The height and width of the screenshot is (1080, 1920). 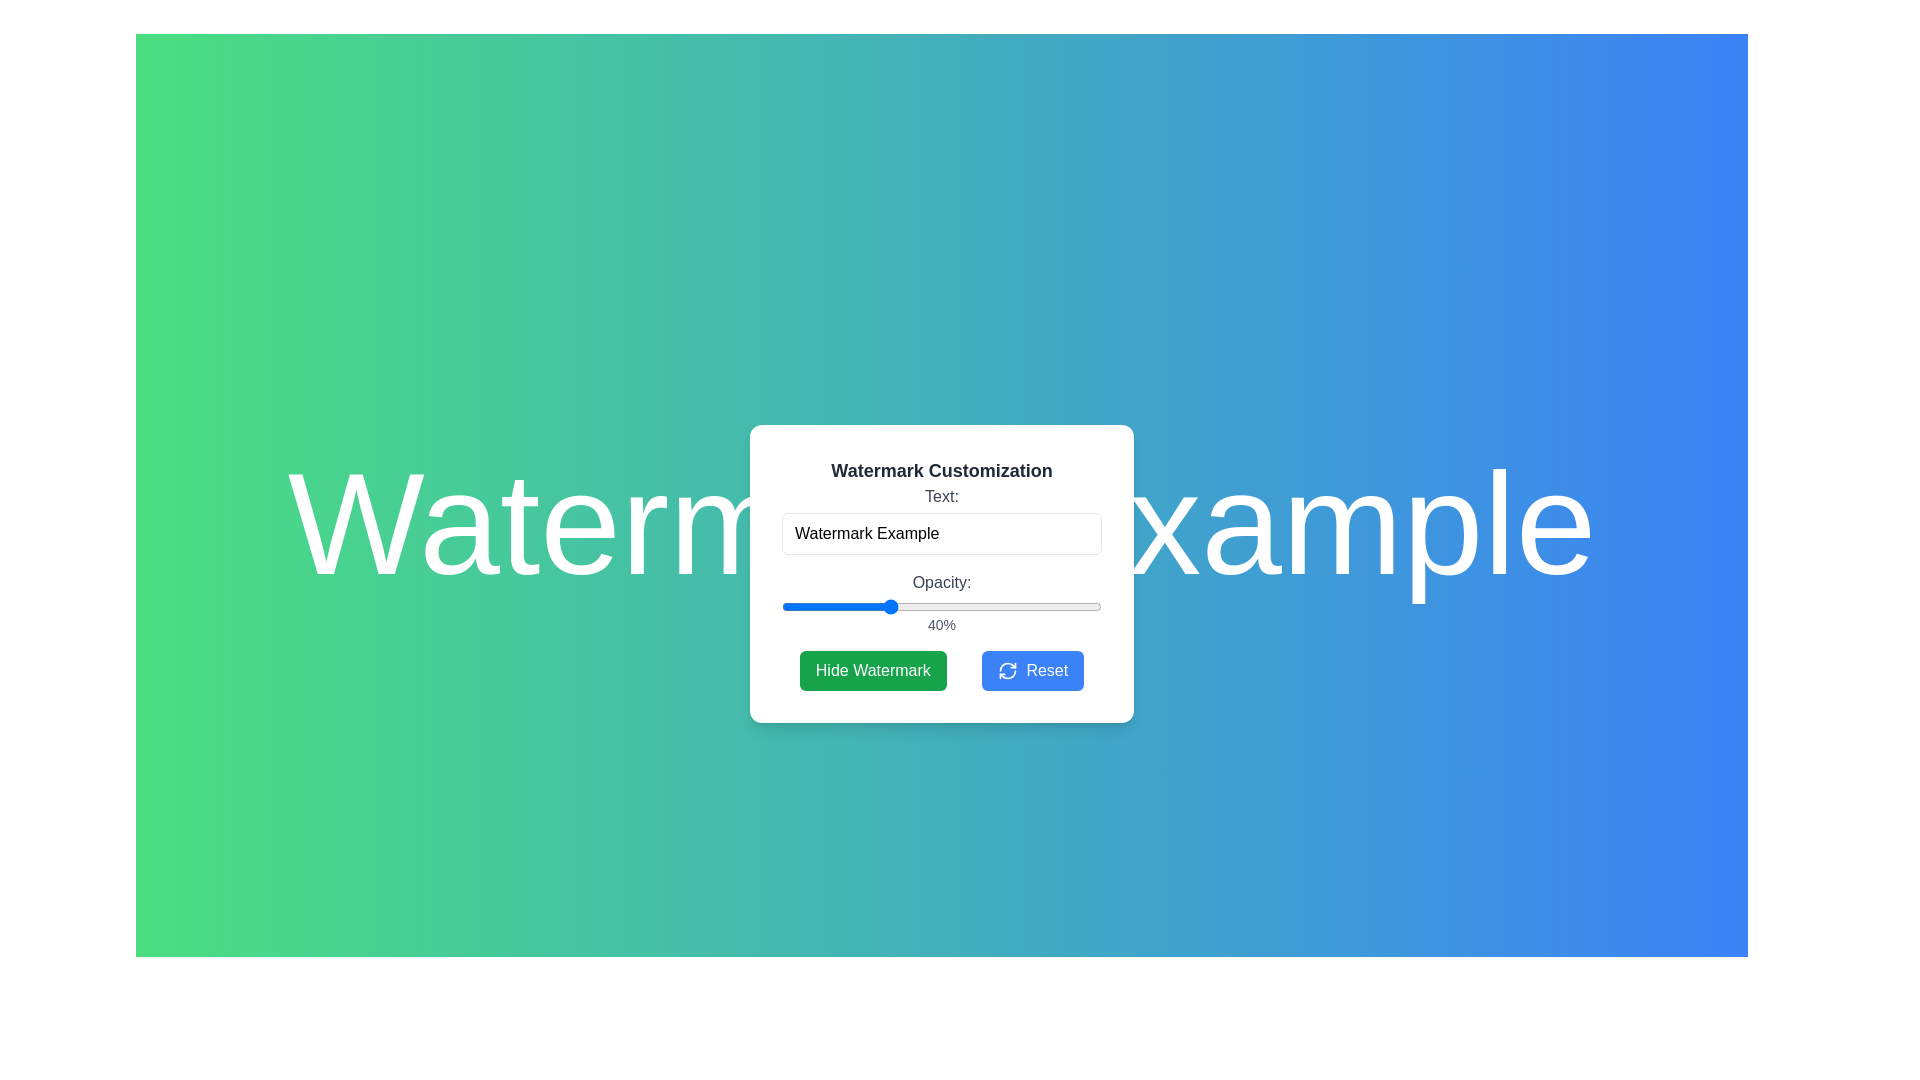 I want to click on opacity, so click(x=916, y=605).